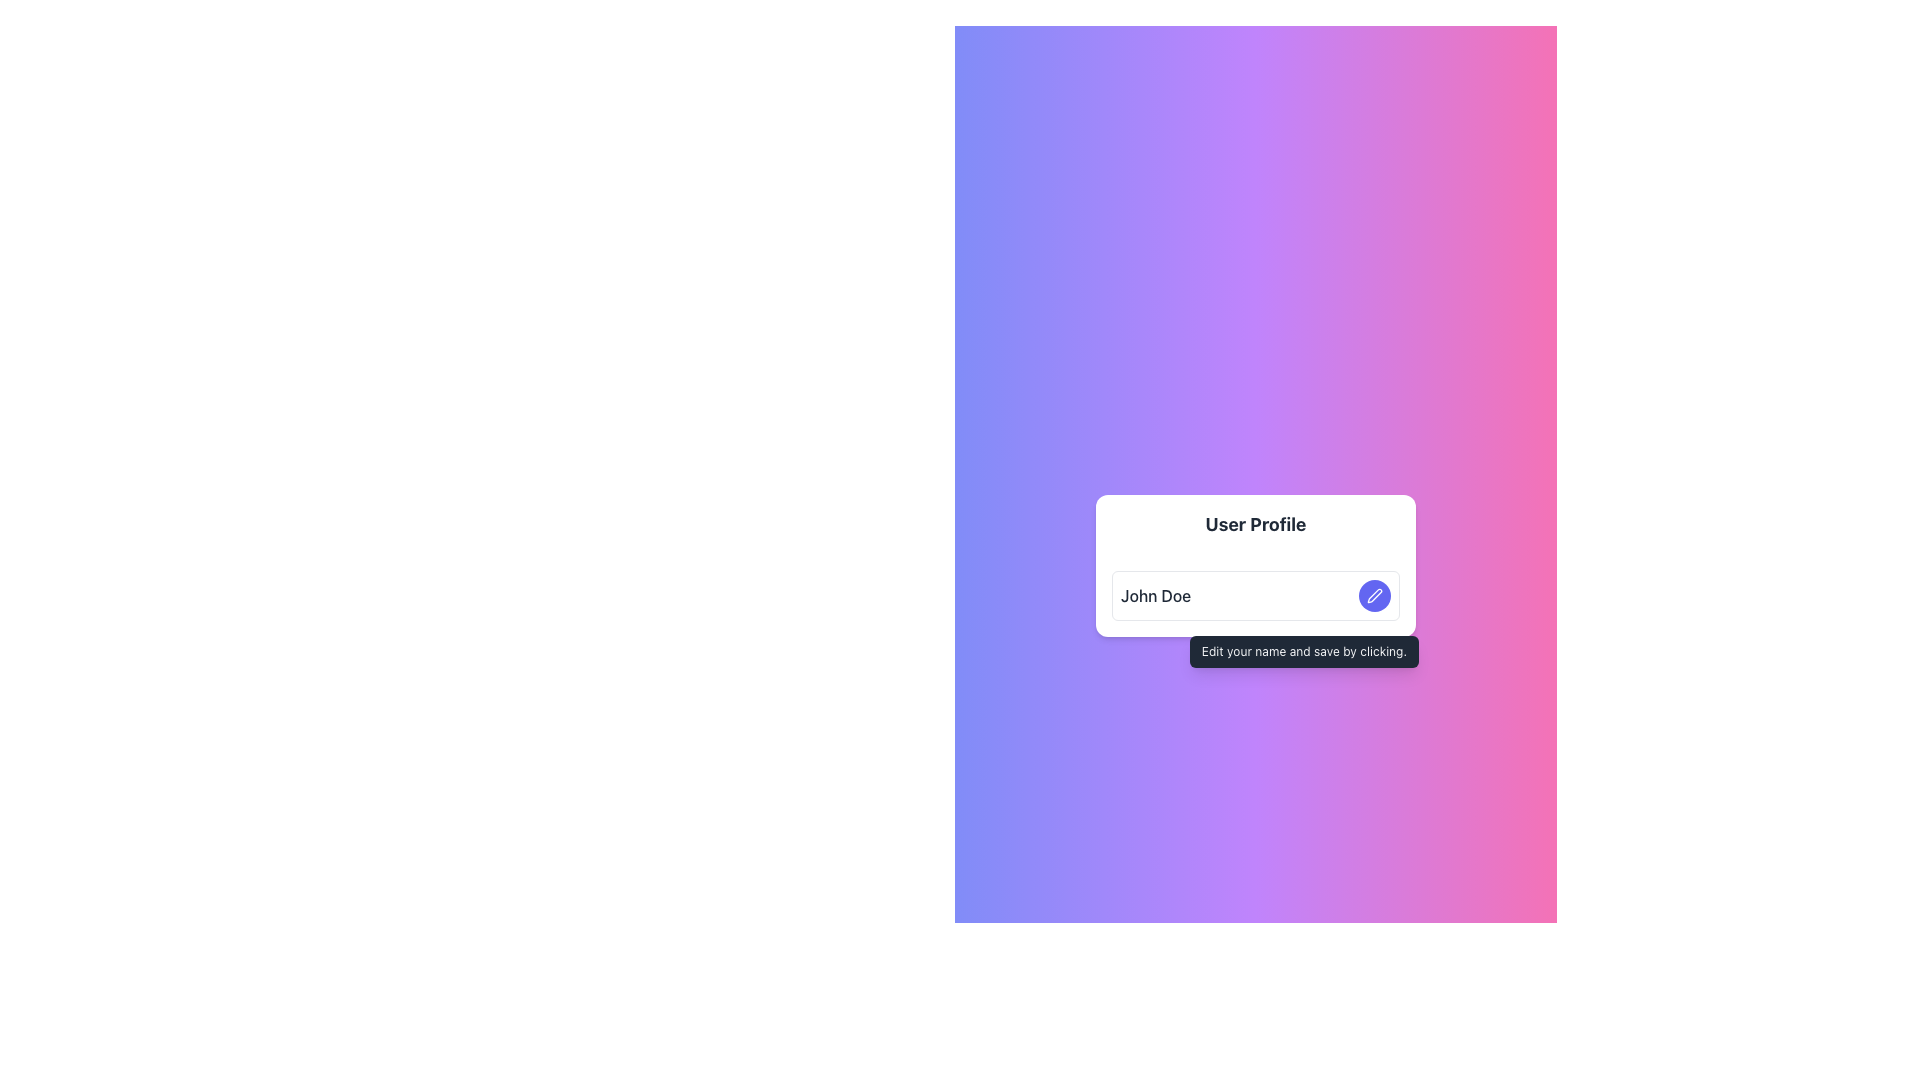  I want to click on the static text label displaying 'John Doe' within the user profile interface, so click(1156, 595).